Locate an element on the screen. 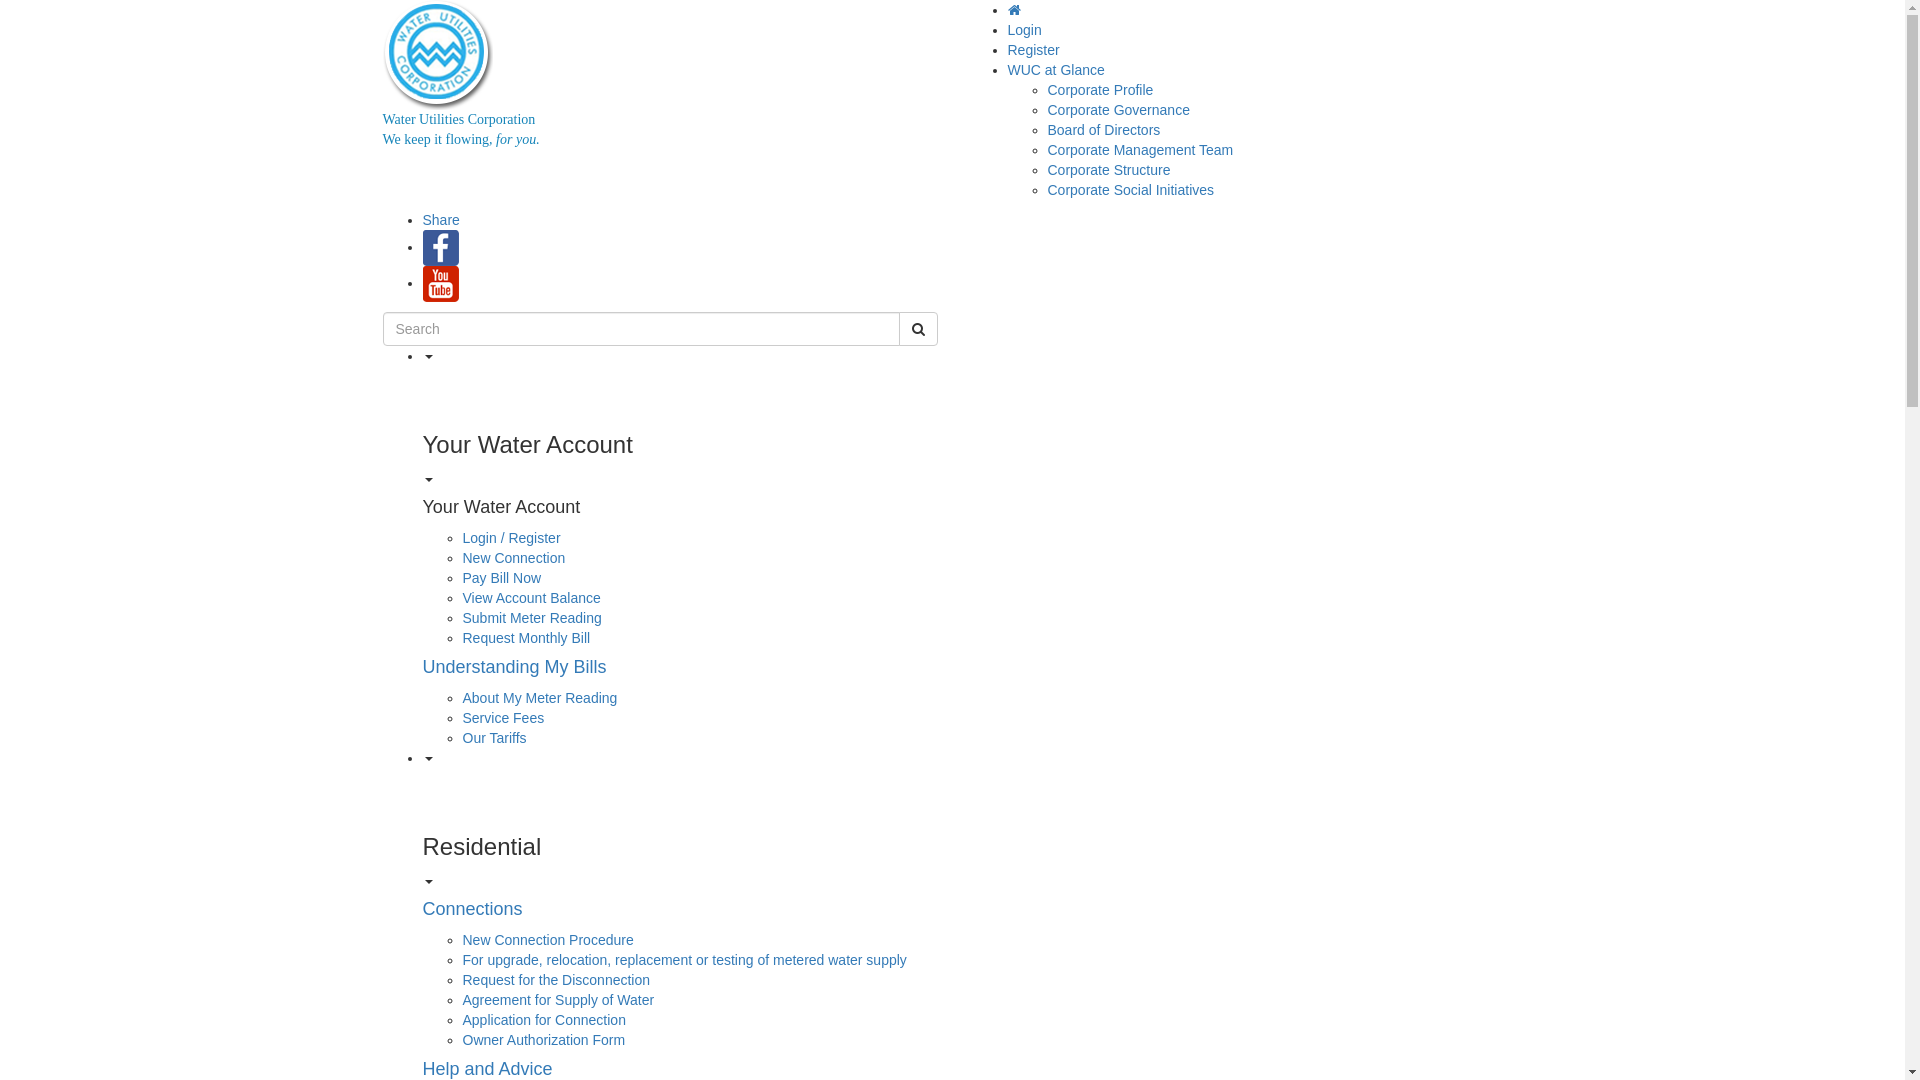 This screenshot has width=1920, height=1080. 'WUC at Glance' is located at coordinates (1055, 68).